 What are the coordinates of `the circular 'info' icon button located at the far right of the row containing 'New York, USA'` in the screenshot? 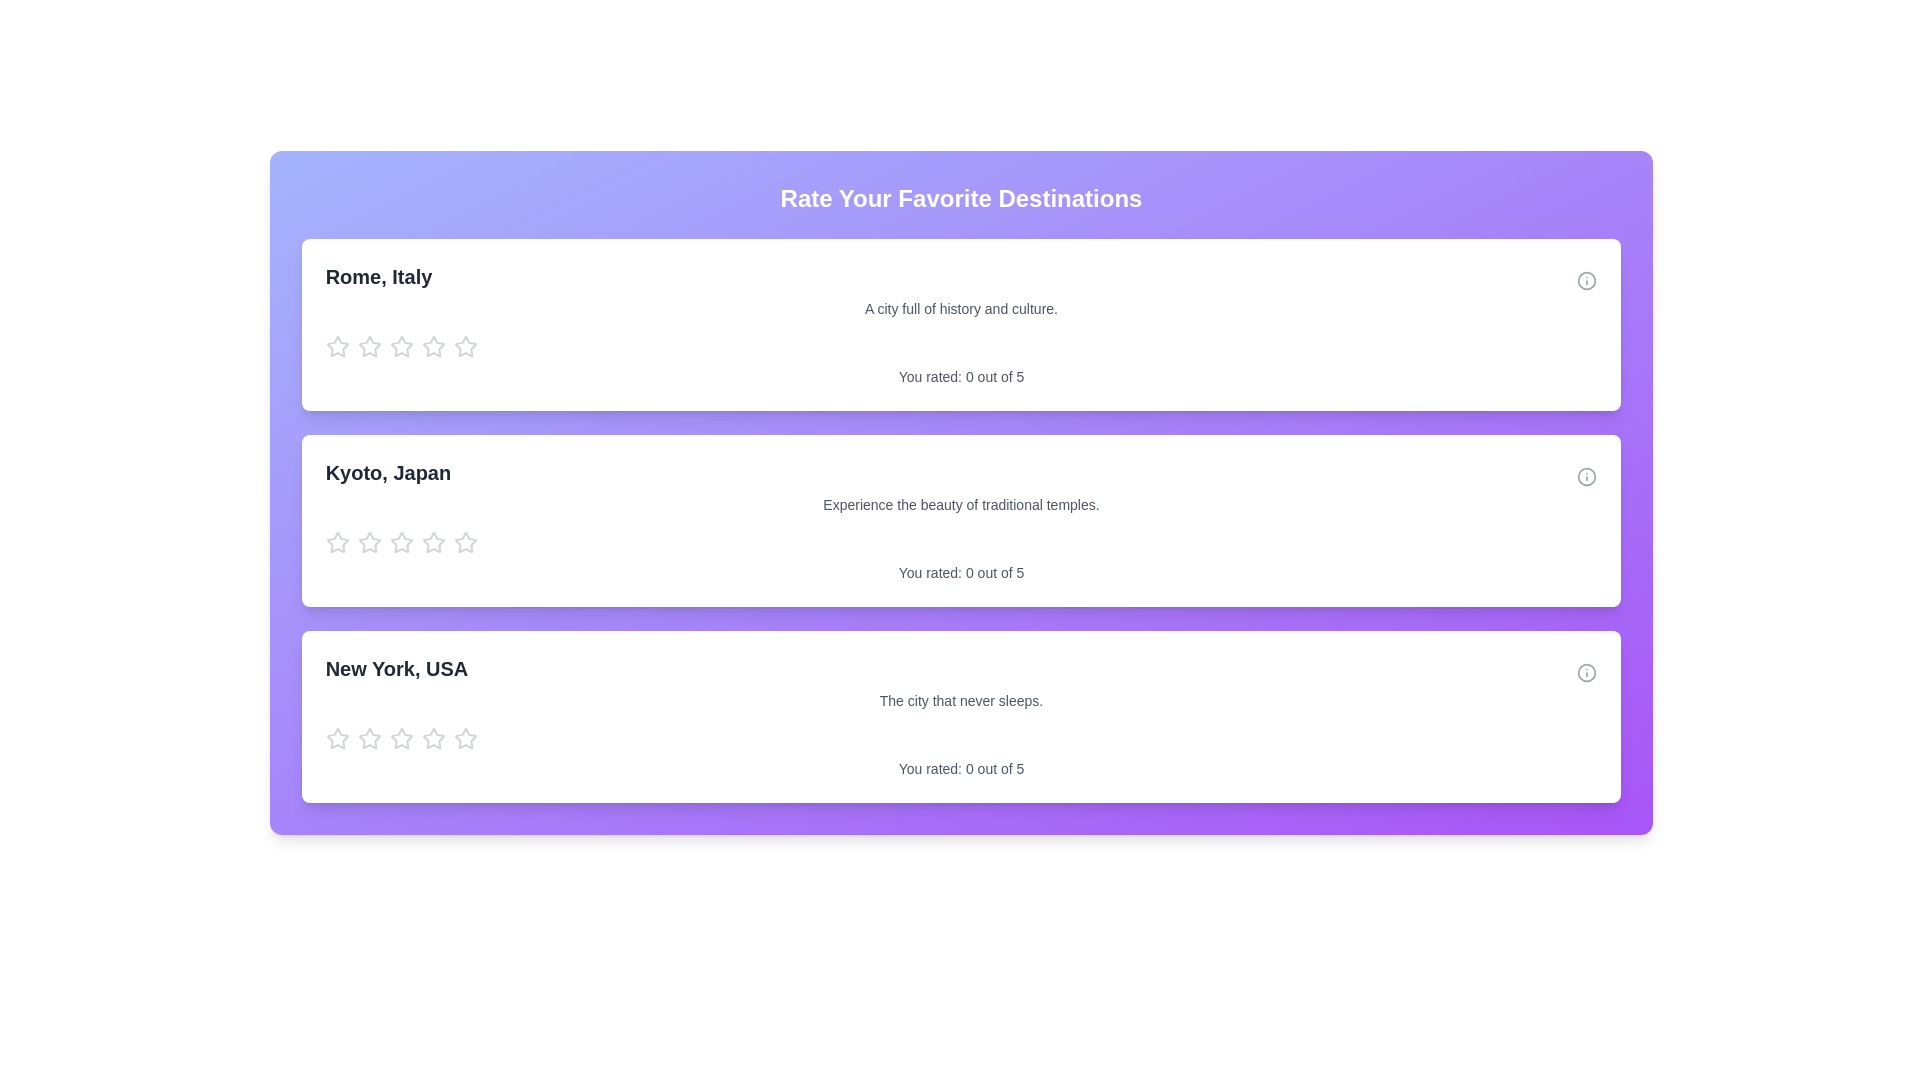 It's located at (1586, 672).